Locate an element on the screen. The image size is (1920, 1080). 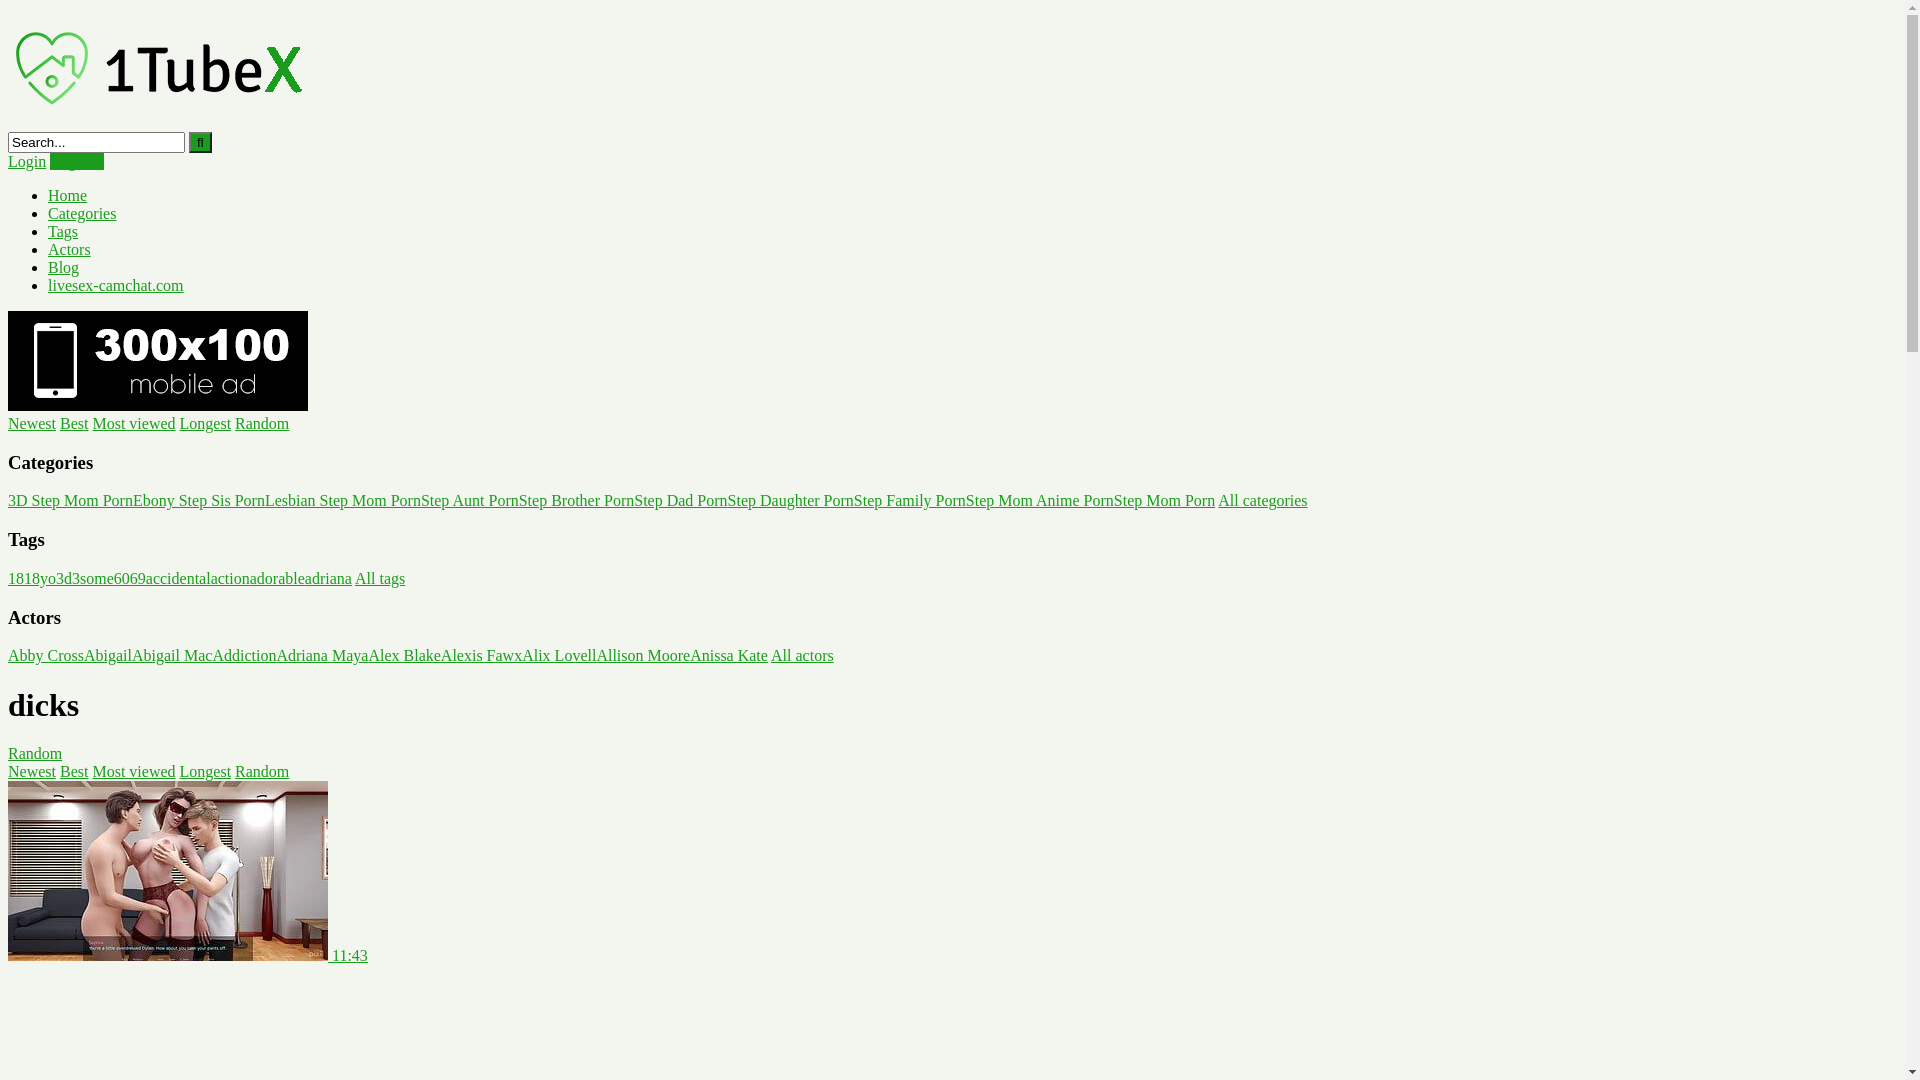
'Step Brother Porn' is located at coordinates (575, 499).